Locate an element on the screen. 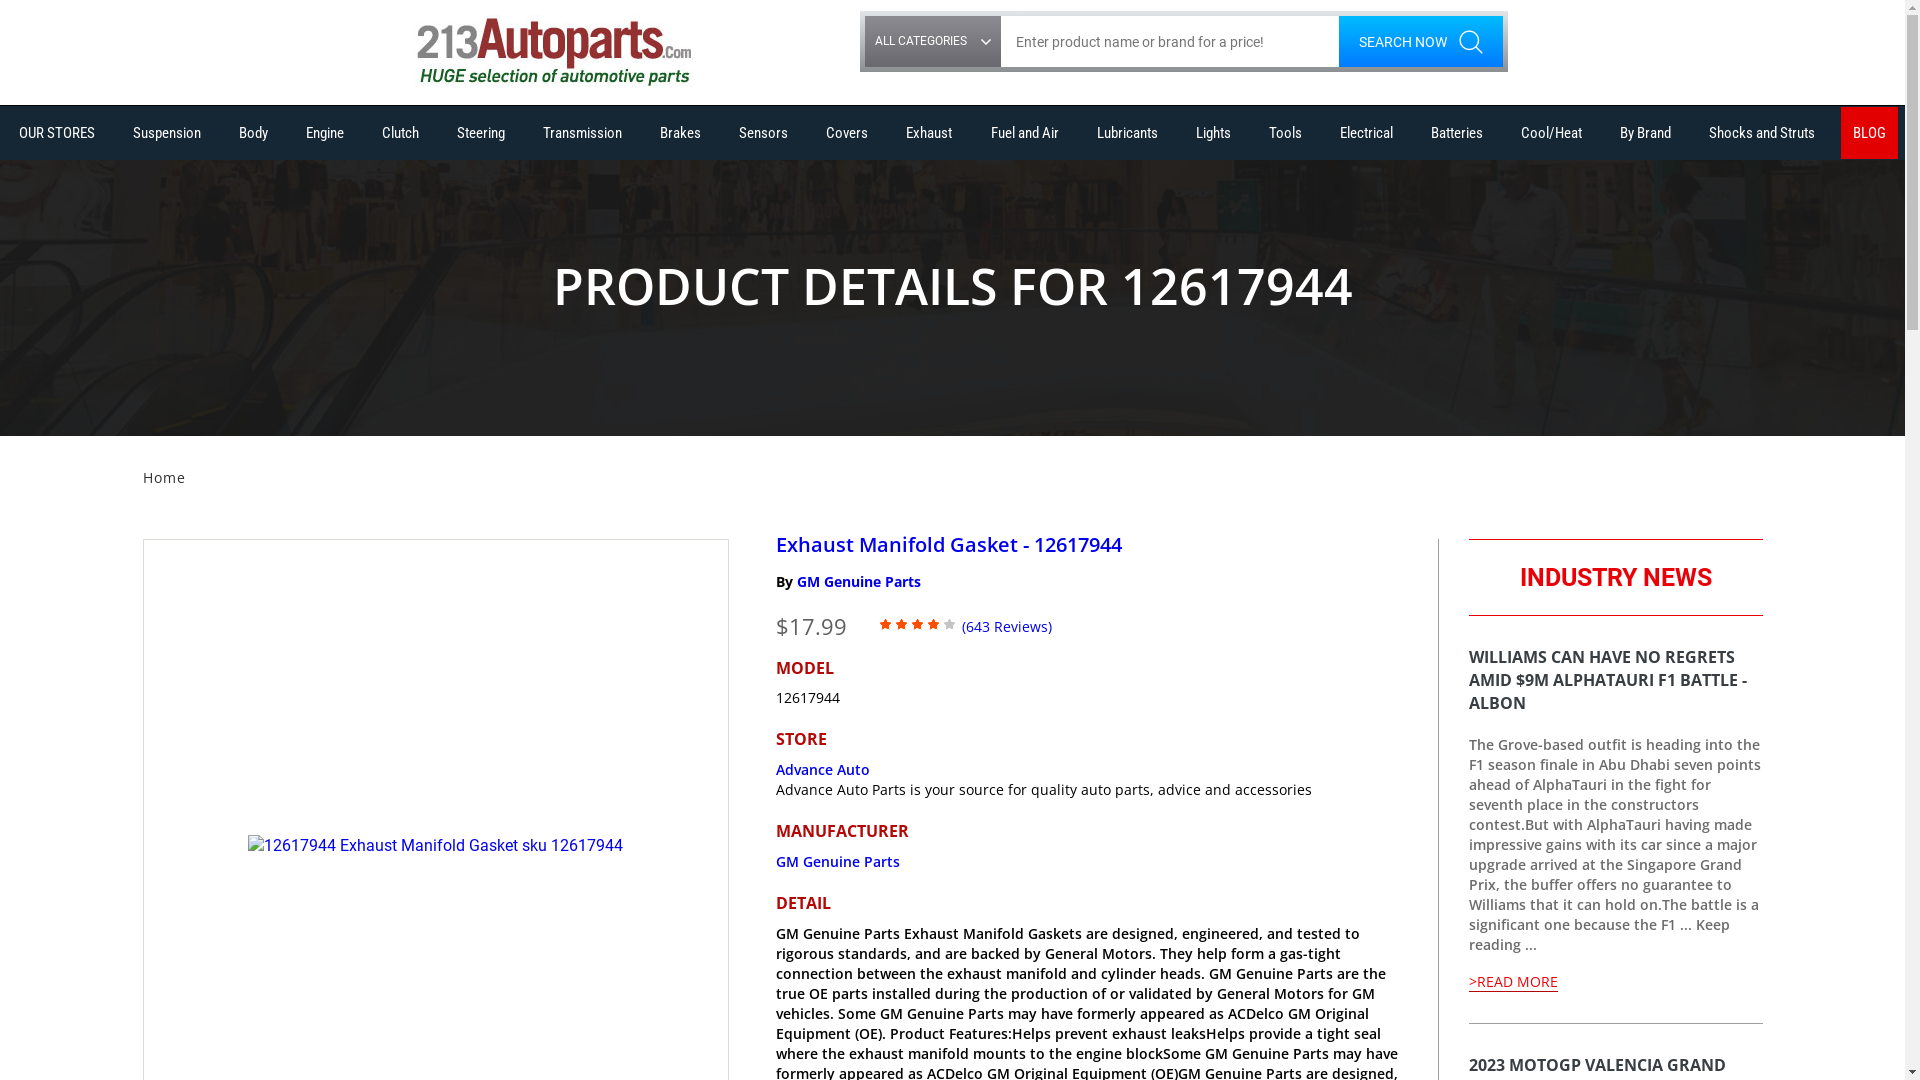 This screenshot has height=1080, width=1920. 'Fuel and Air' is located at coordinates (979, 132).